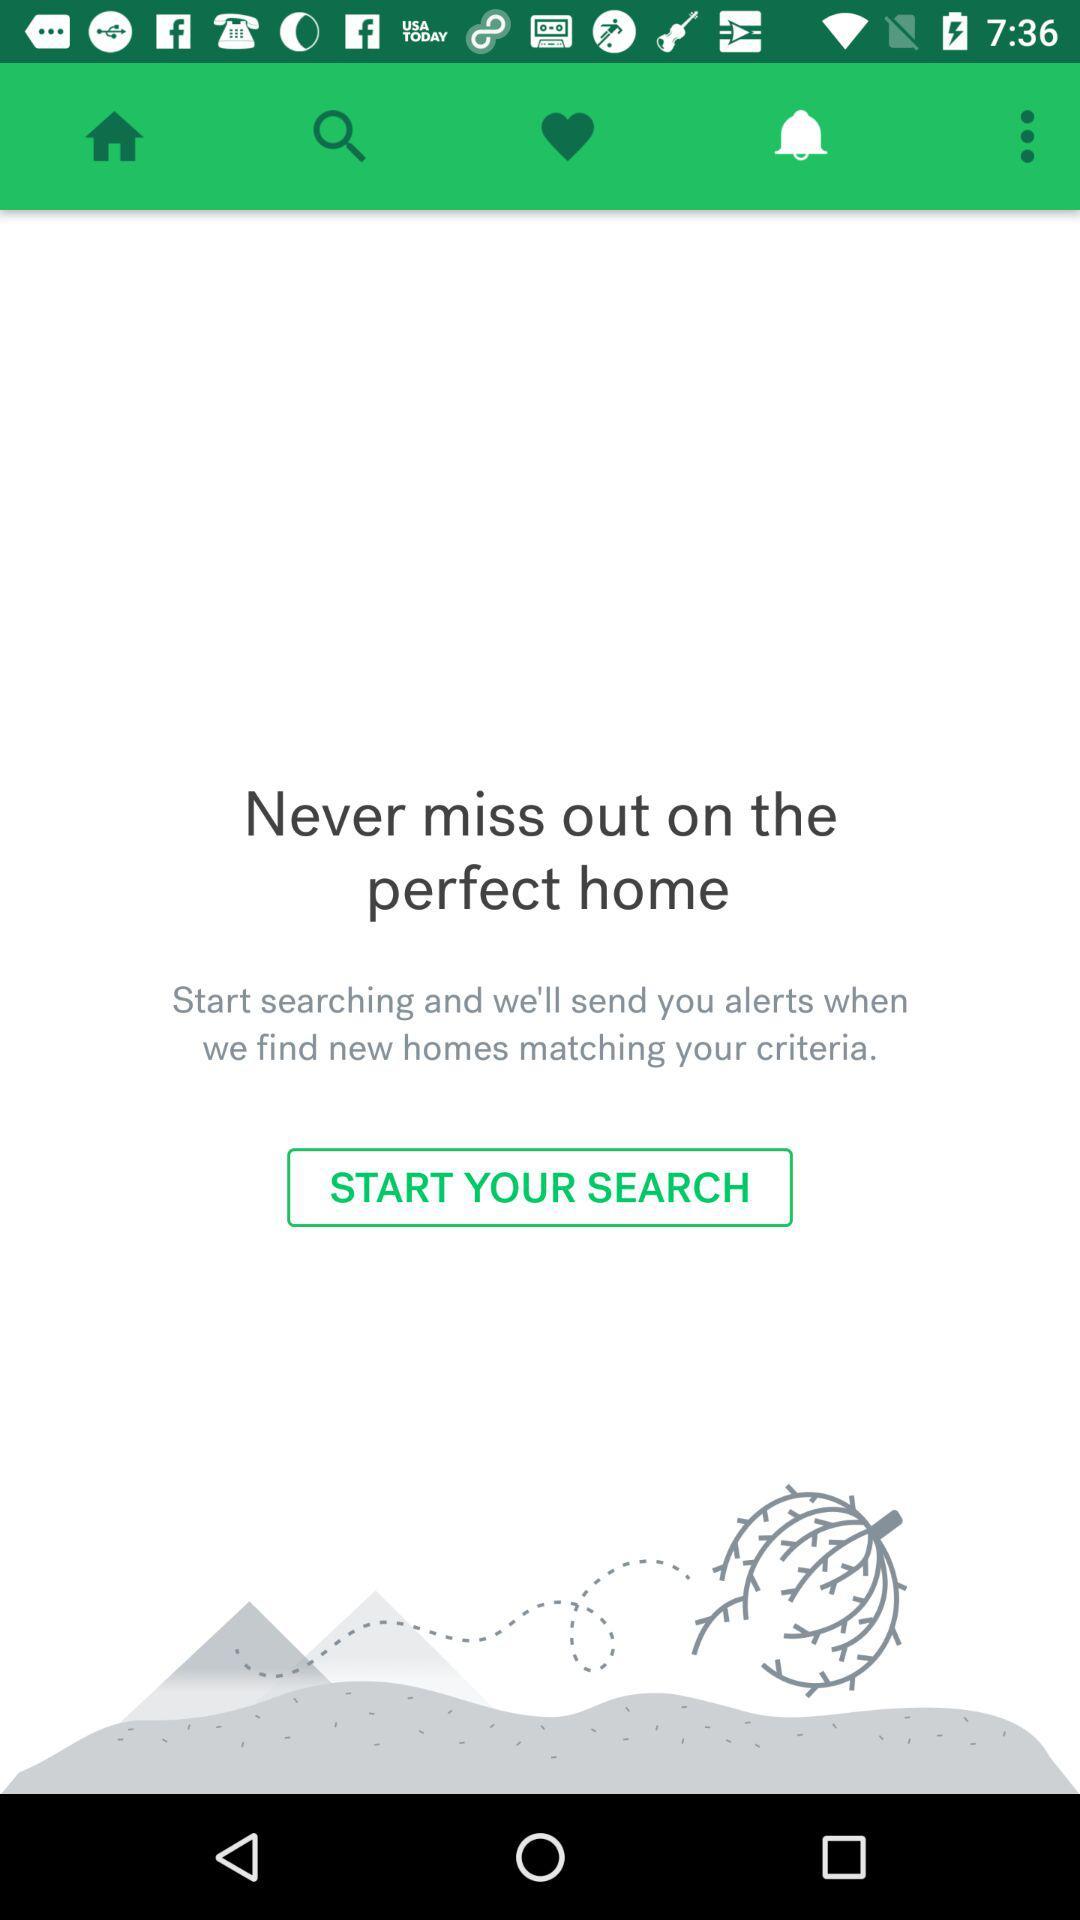 The height and width of the screenshot is (1920, 1080). I want to click on home page, so click(114, 135).